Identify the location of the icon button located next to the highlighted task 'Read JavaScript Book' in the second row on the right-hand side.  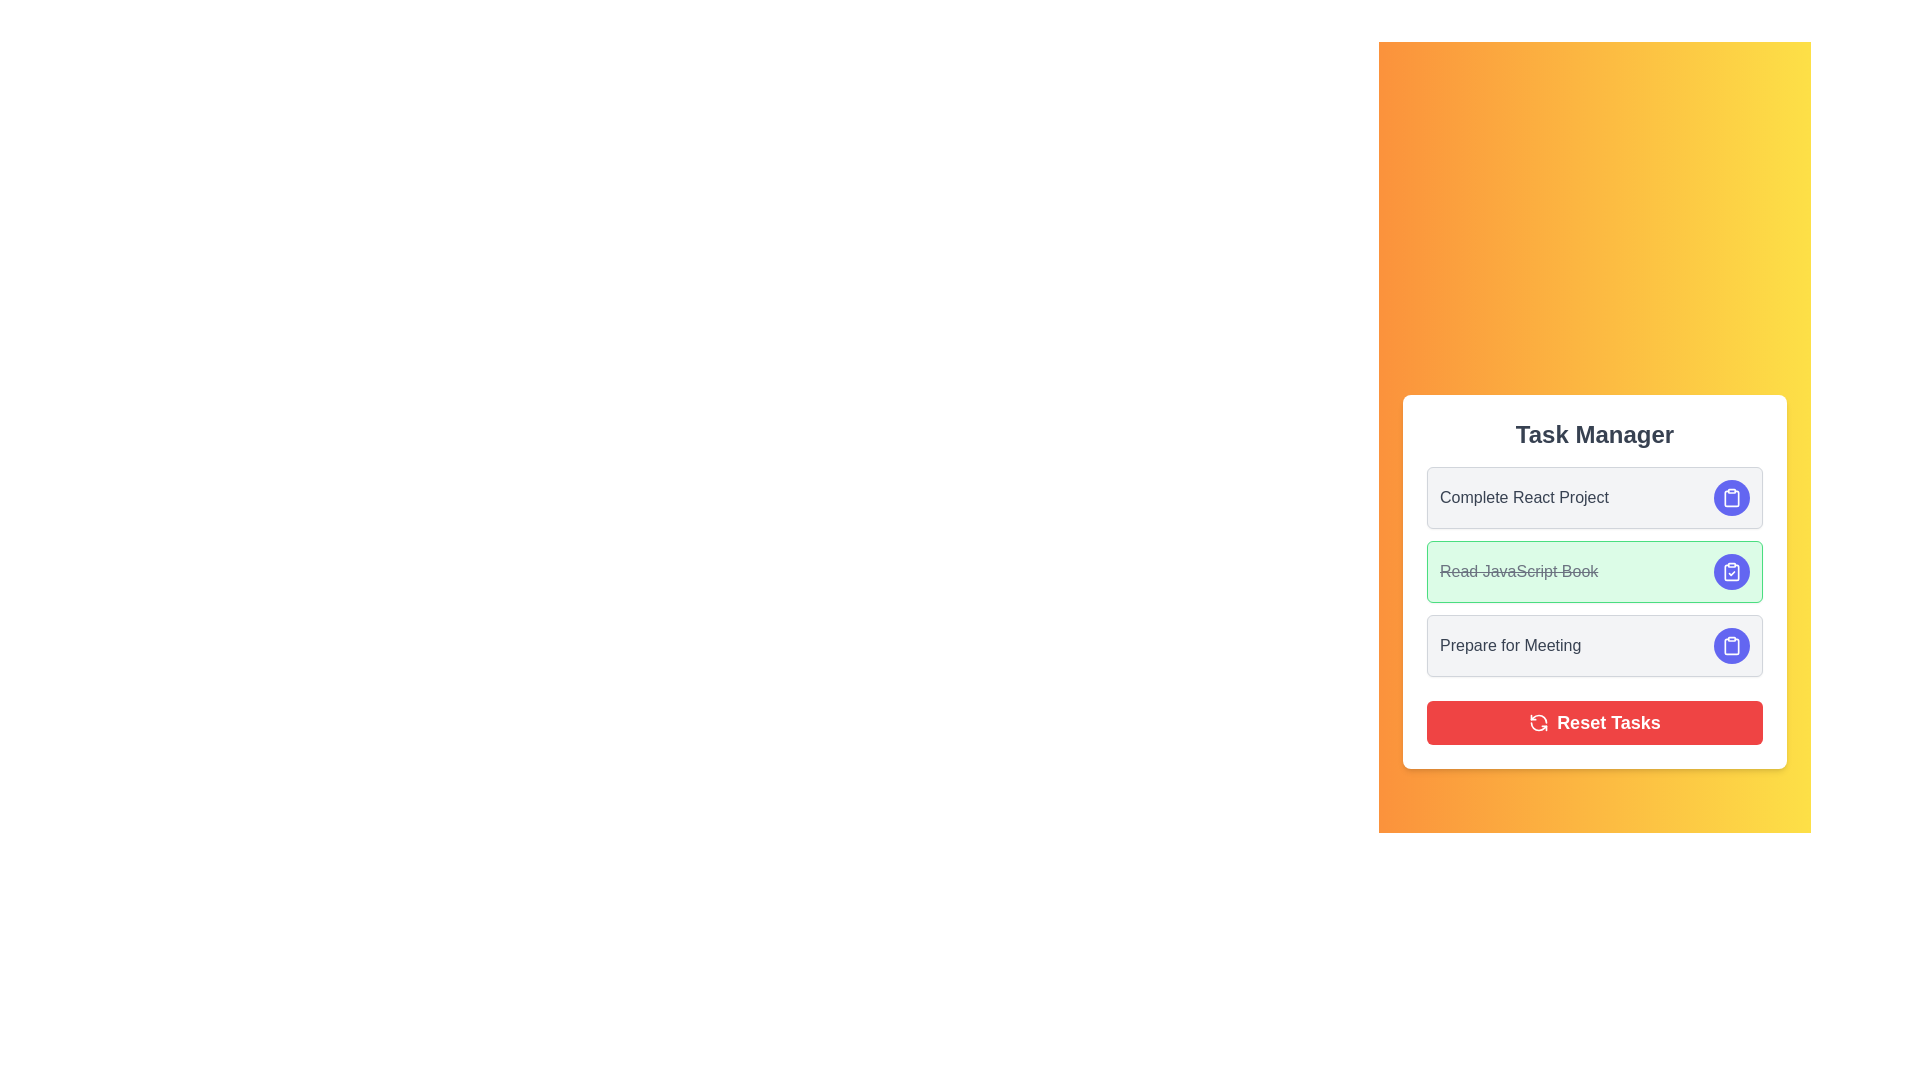
(1731, 645).